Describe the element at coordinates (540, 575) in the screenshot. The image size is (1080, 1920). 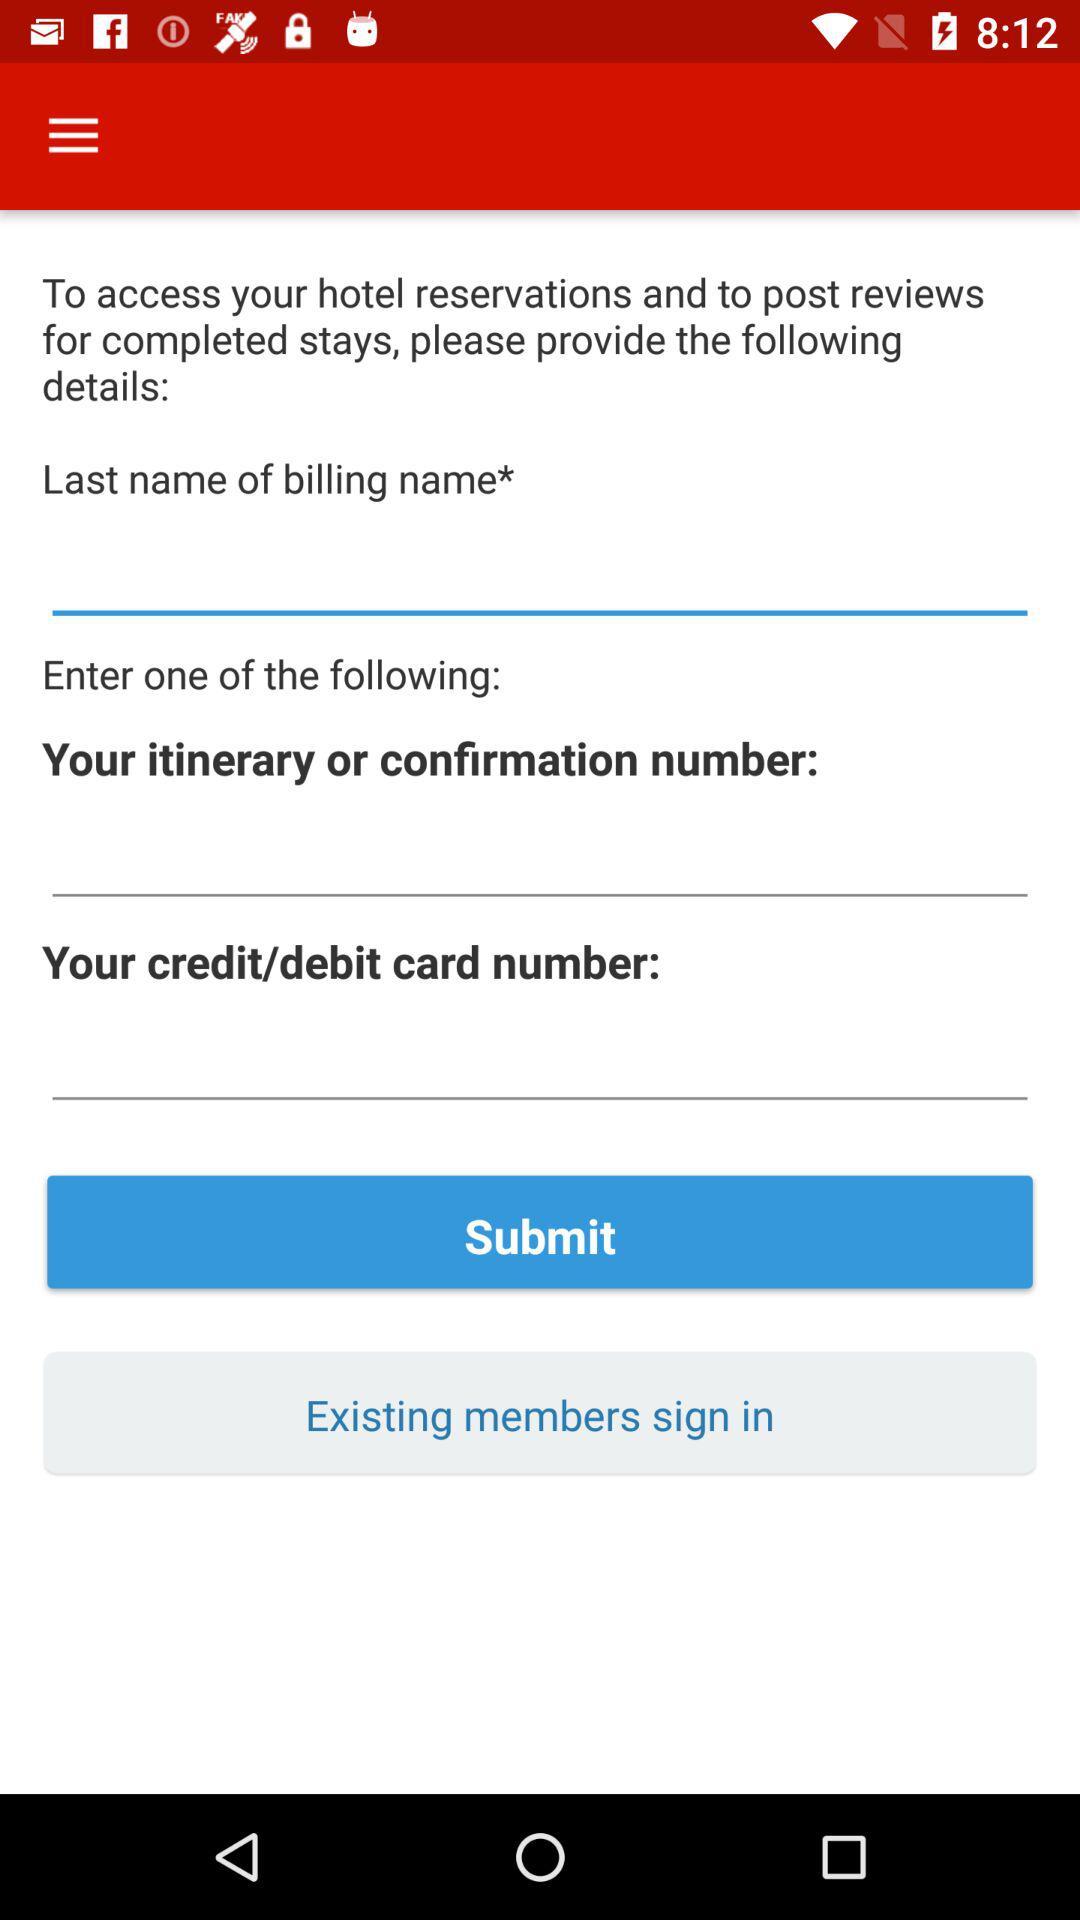
I see `the billing name surname here` at that location.